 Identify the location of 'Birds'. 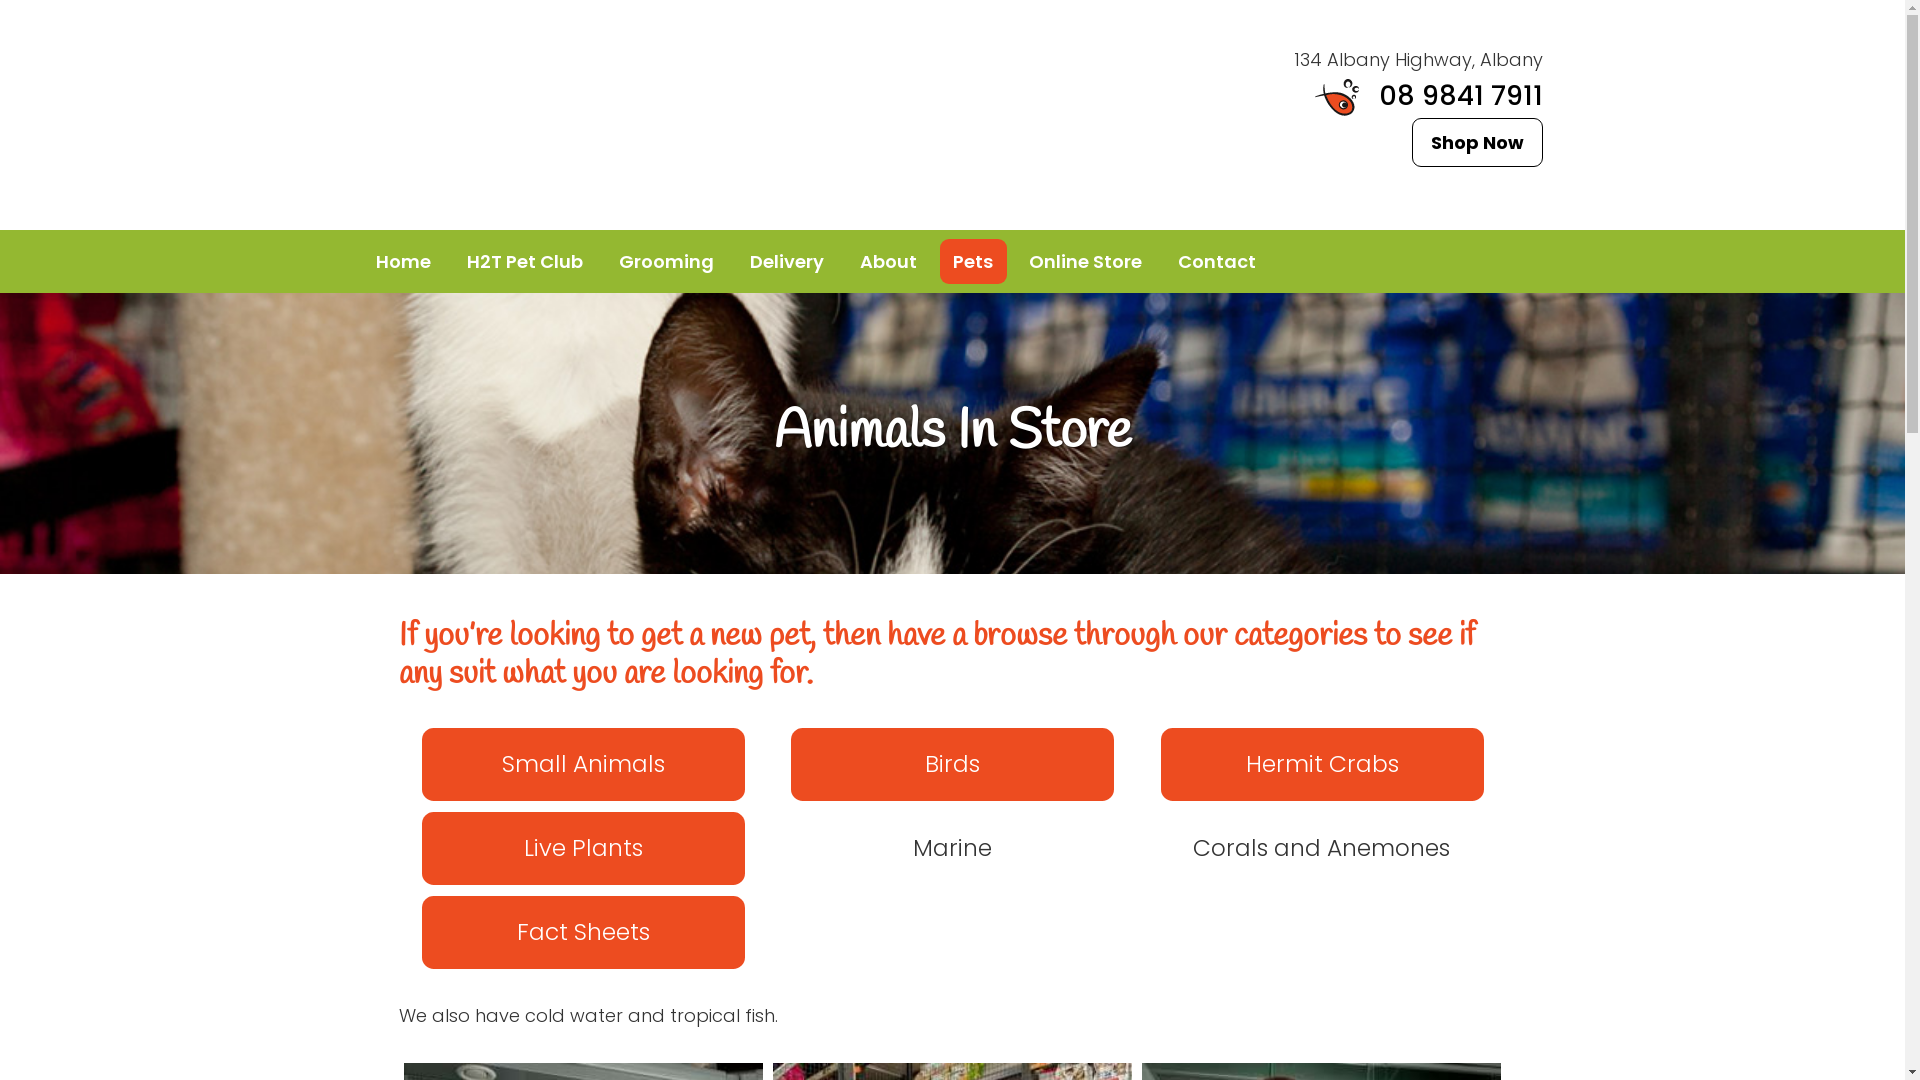
(951, 764).